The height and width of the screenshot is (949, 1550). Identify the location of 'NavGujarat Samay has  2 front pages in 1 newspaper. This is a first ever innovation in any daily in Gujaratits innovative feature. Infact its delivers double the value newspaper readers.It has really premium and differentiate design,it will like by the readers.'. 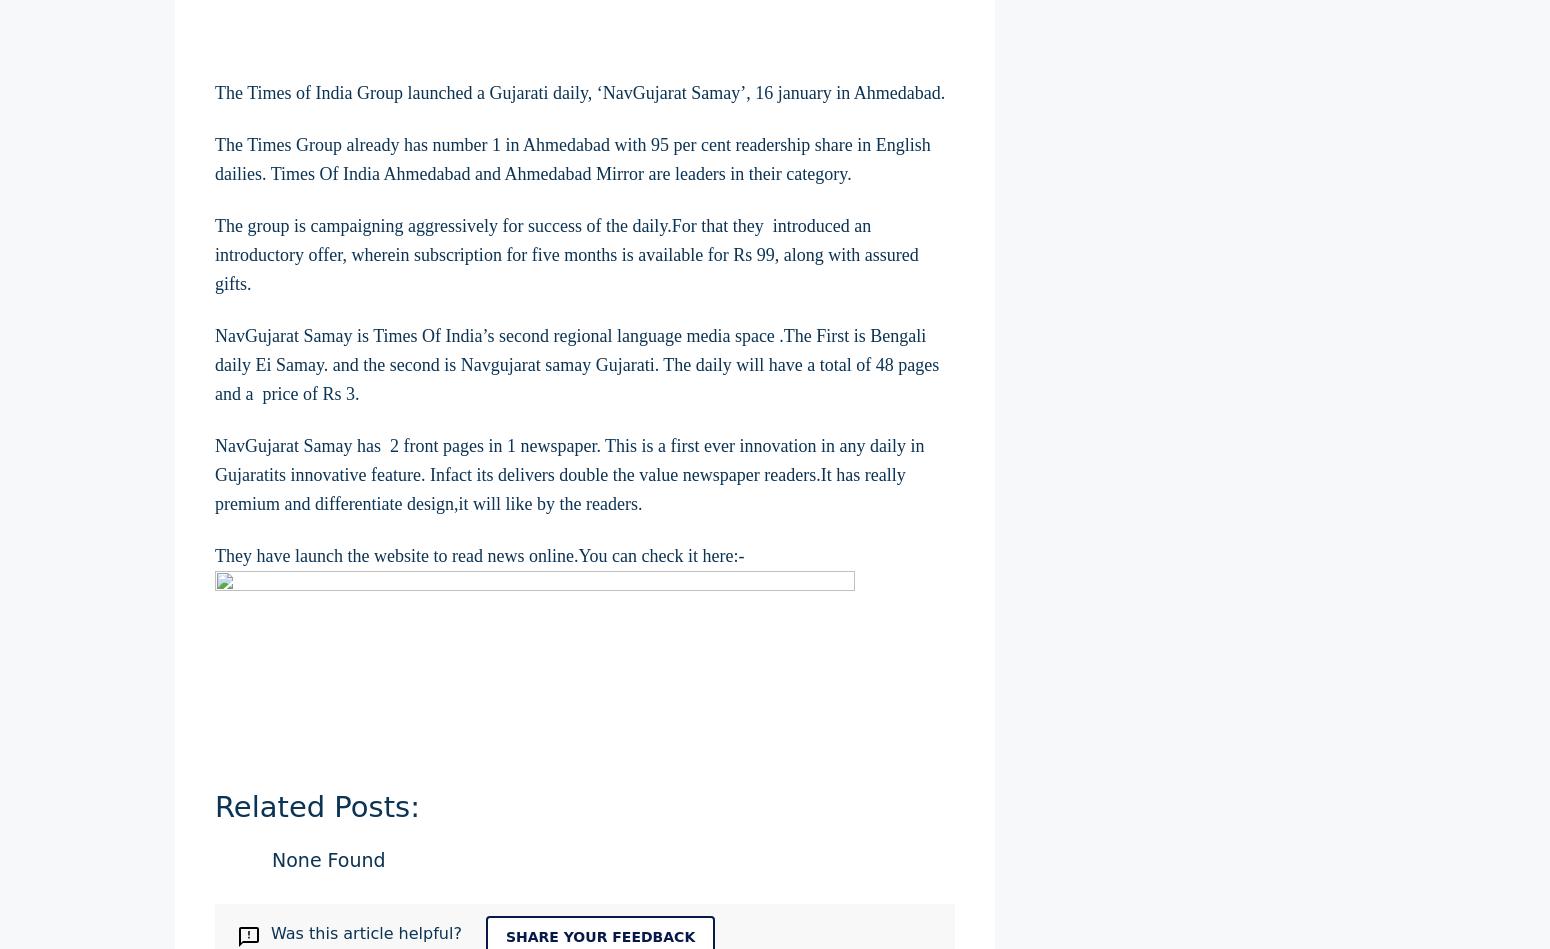
(213, 474).